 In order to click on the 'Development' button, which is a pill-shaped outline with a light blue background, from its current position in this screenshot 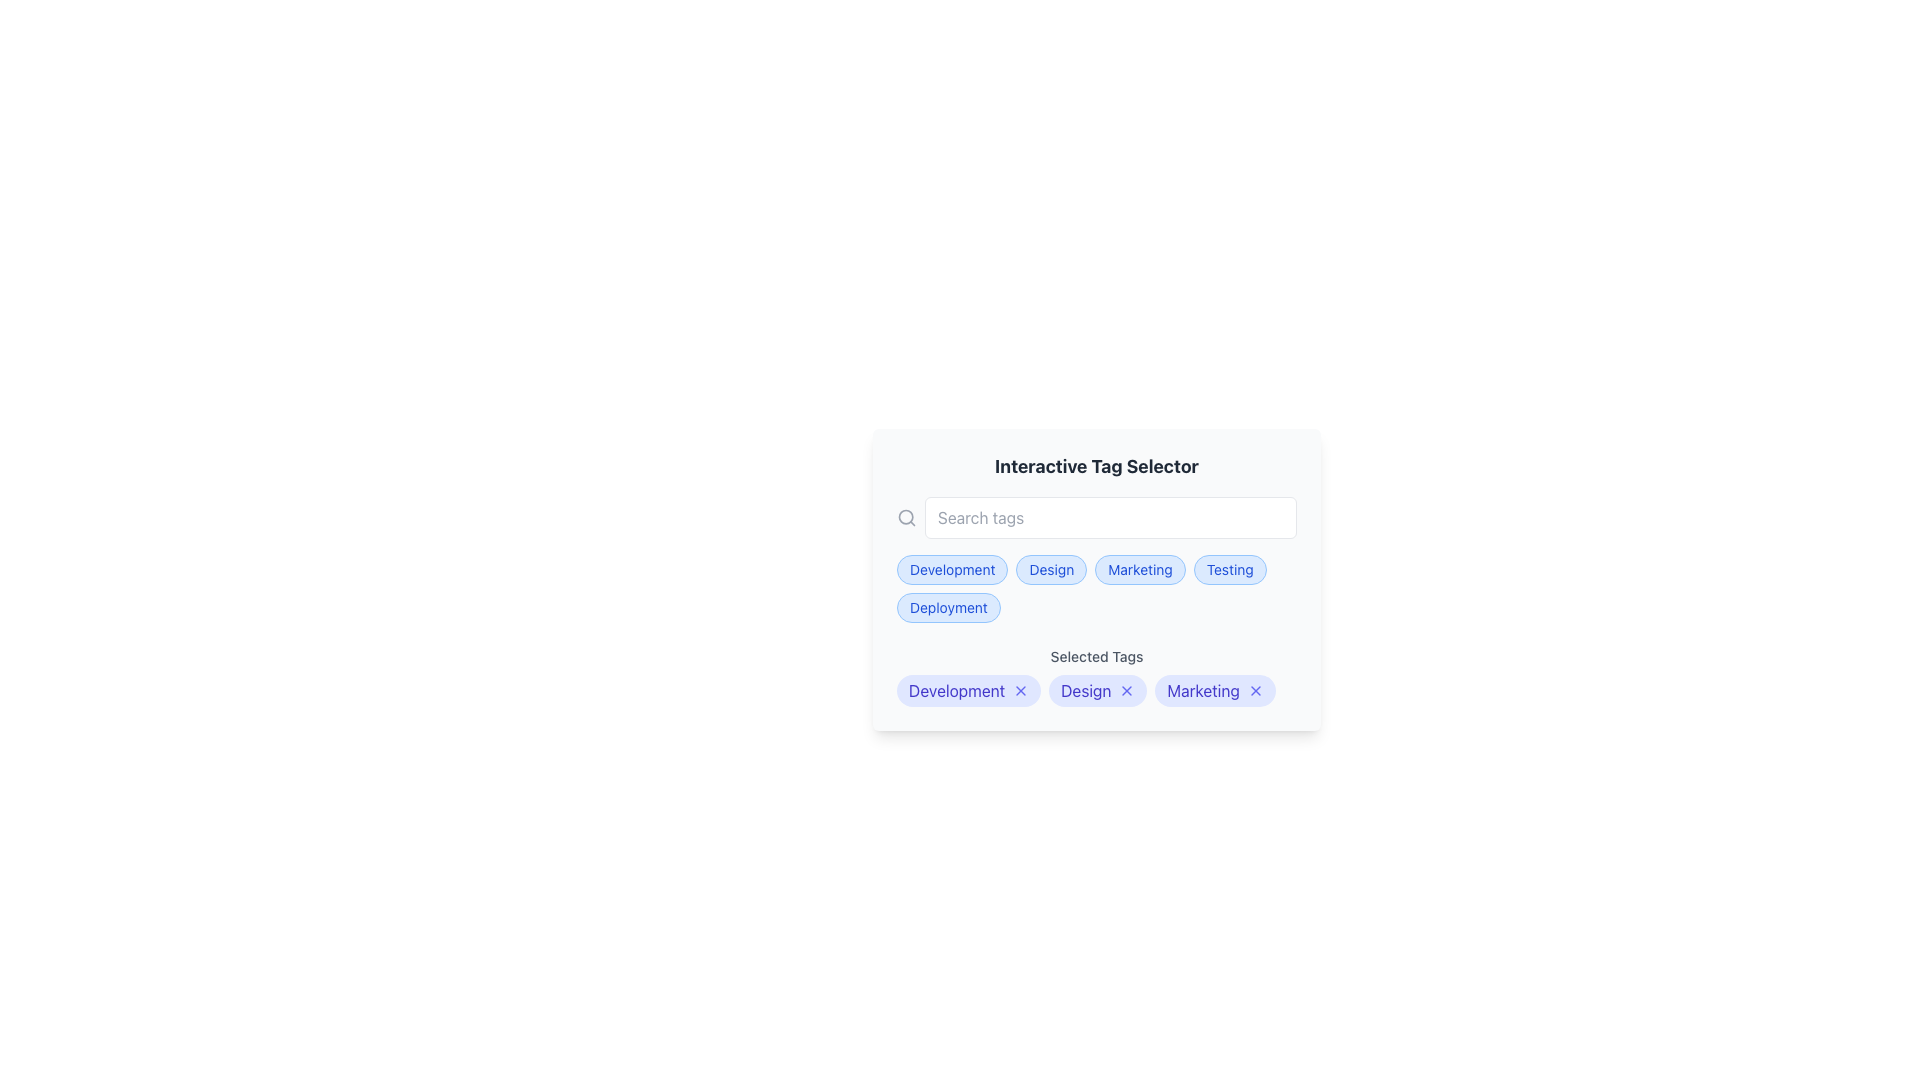, I will do `click(951, 570)`.